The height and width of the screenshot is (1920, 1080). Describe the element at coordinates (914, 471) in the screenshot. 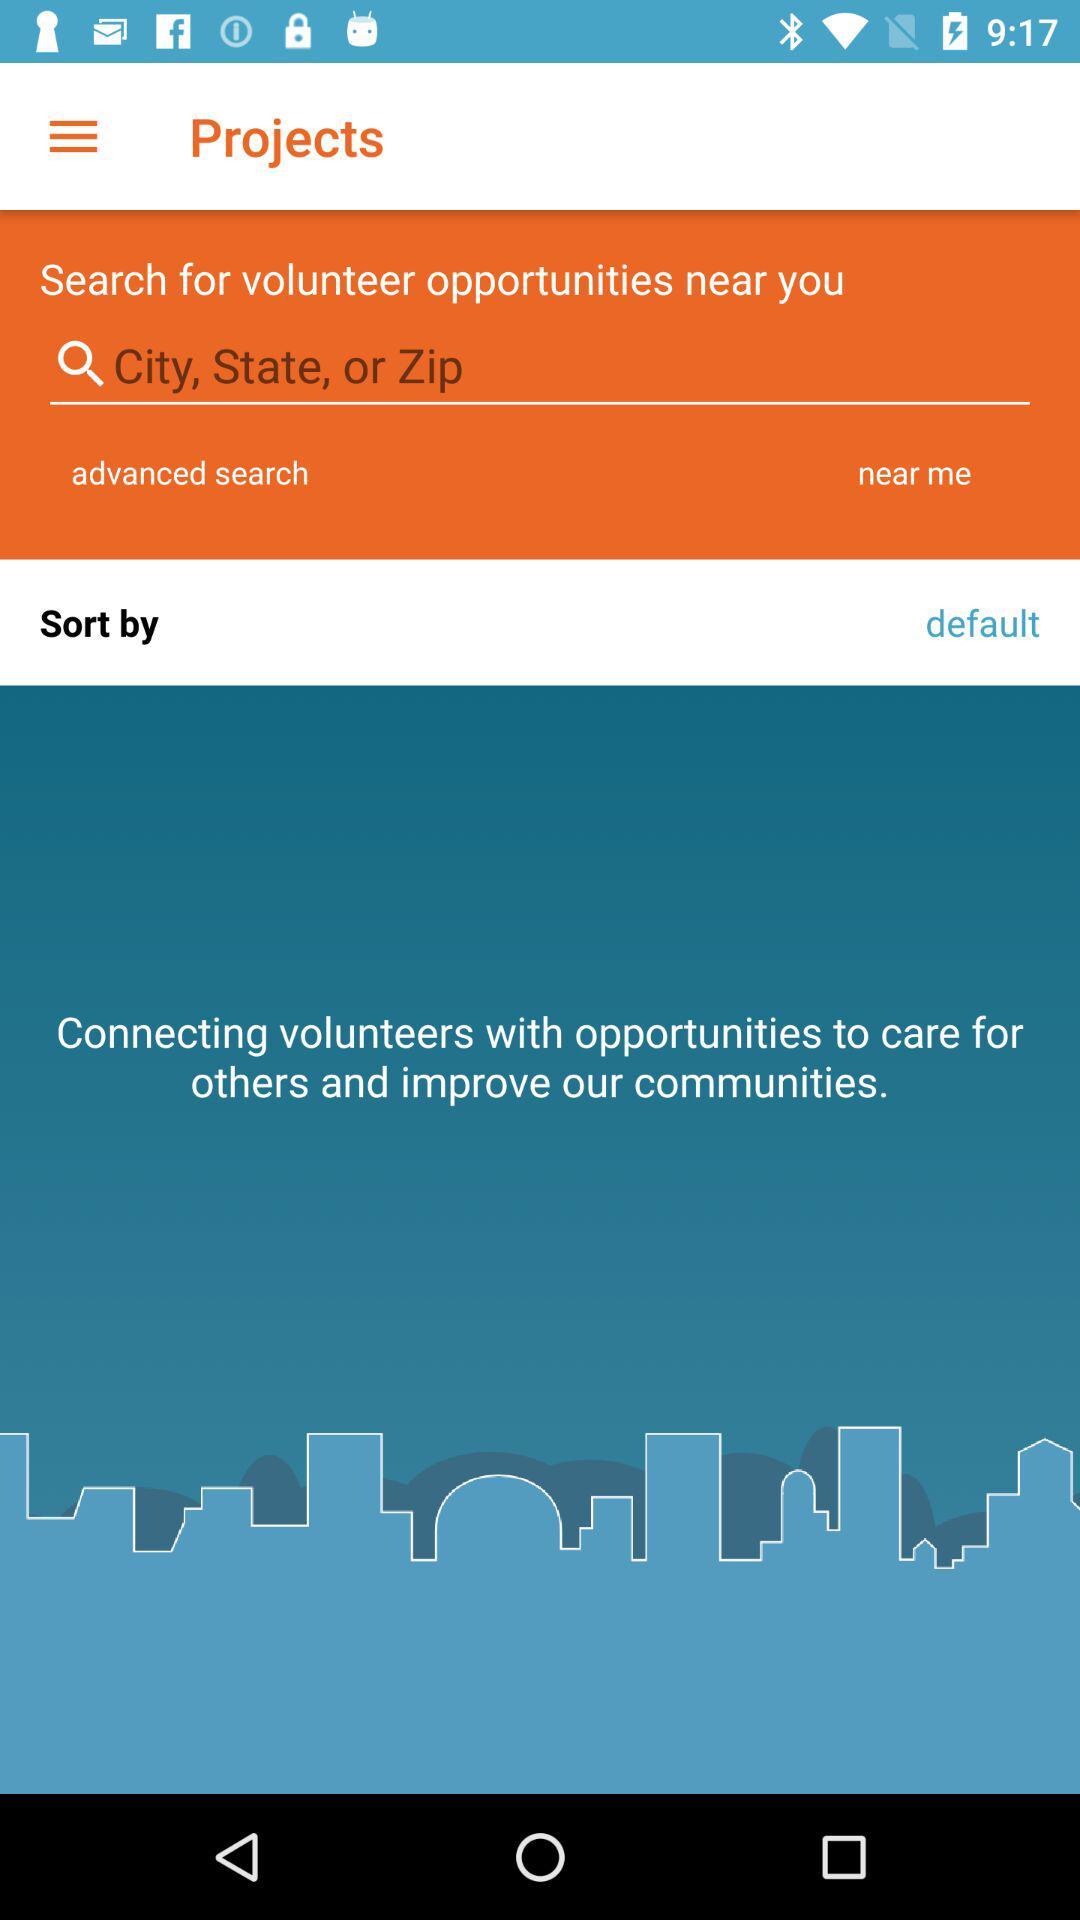

I see `the item above default icon` at that location.